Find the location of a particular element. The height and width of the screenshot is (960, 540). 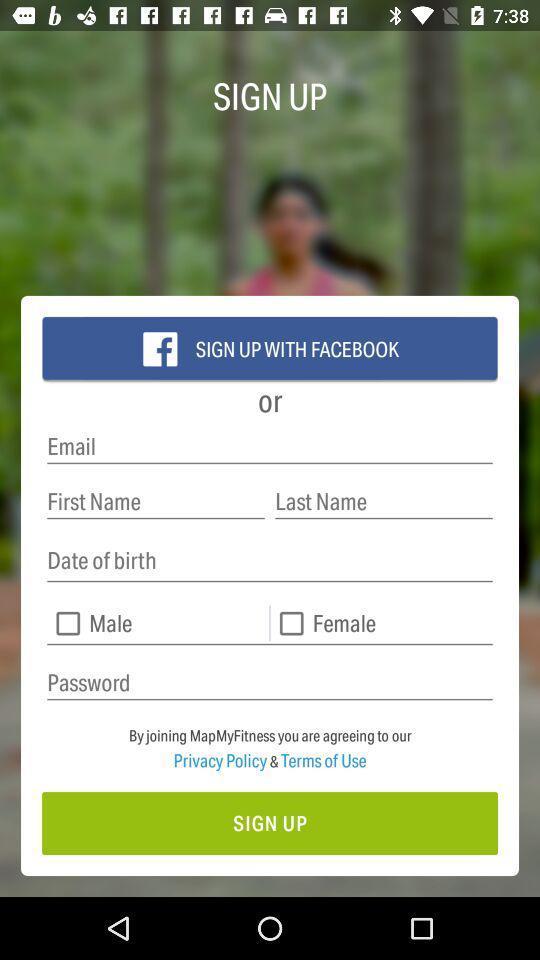

male check box is located at coordinates (157, 622).